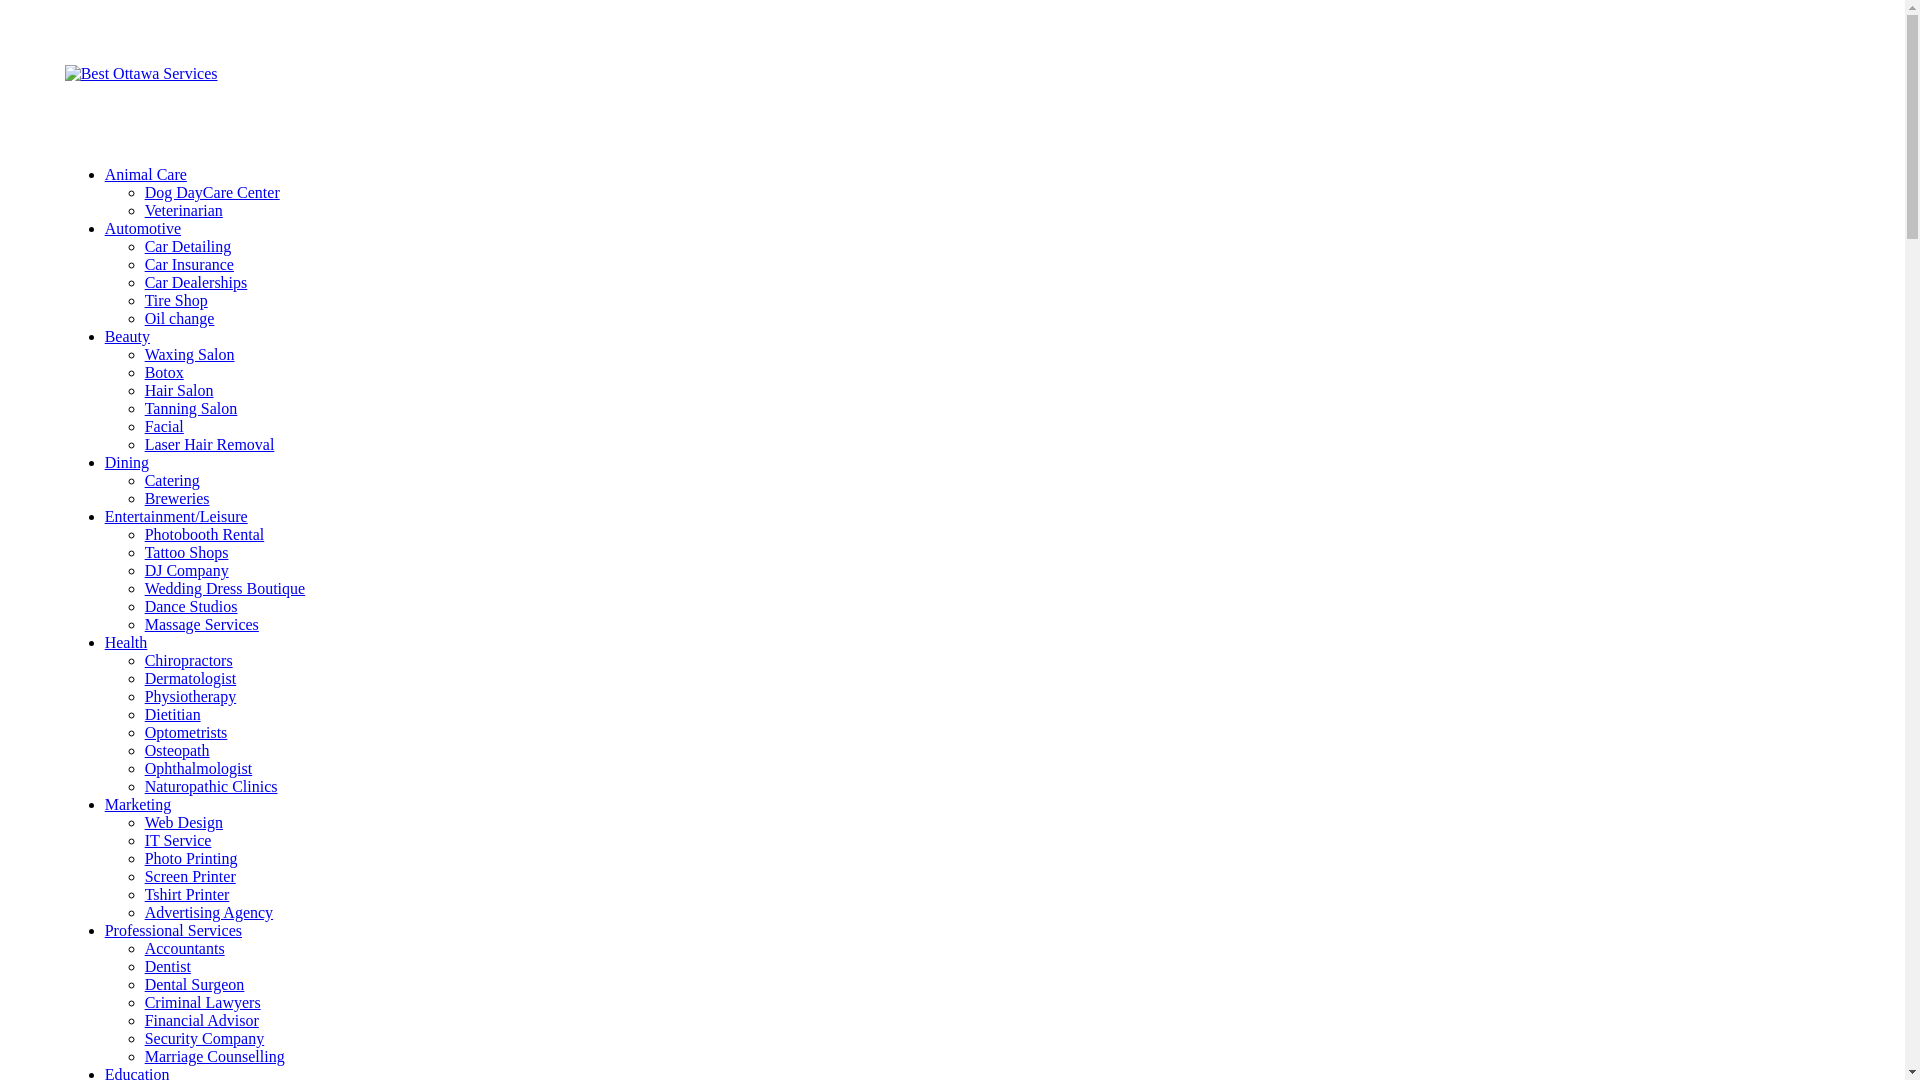 This screenshot has height=1080, width=1920. What do you see at coordinates (225, 587) in the screenshot?
I see `'Wedding Dress Boutique'` at bounding box center [225, 587].